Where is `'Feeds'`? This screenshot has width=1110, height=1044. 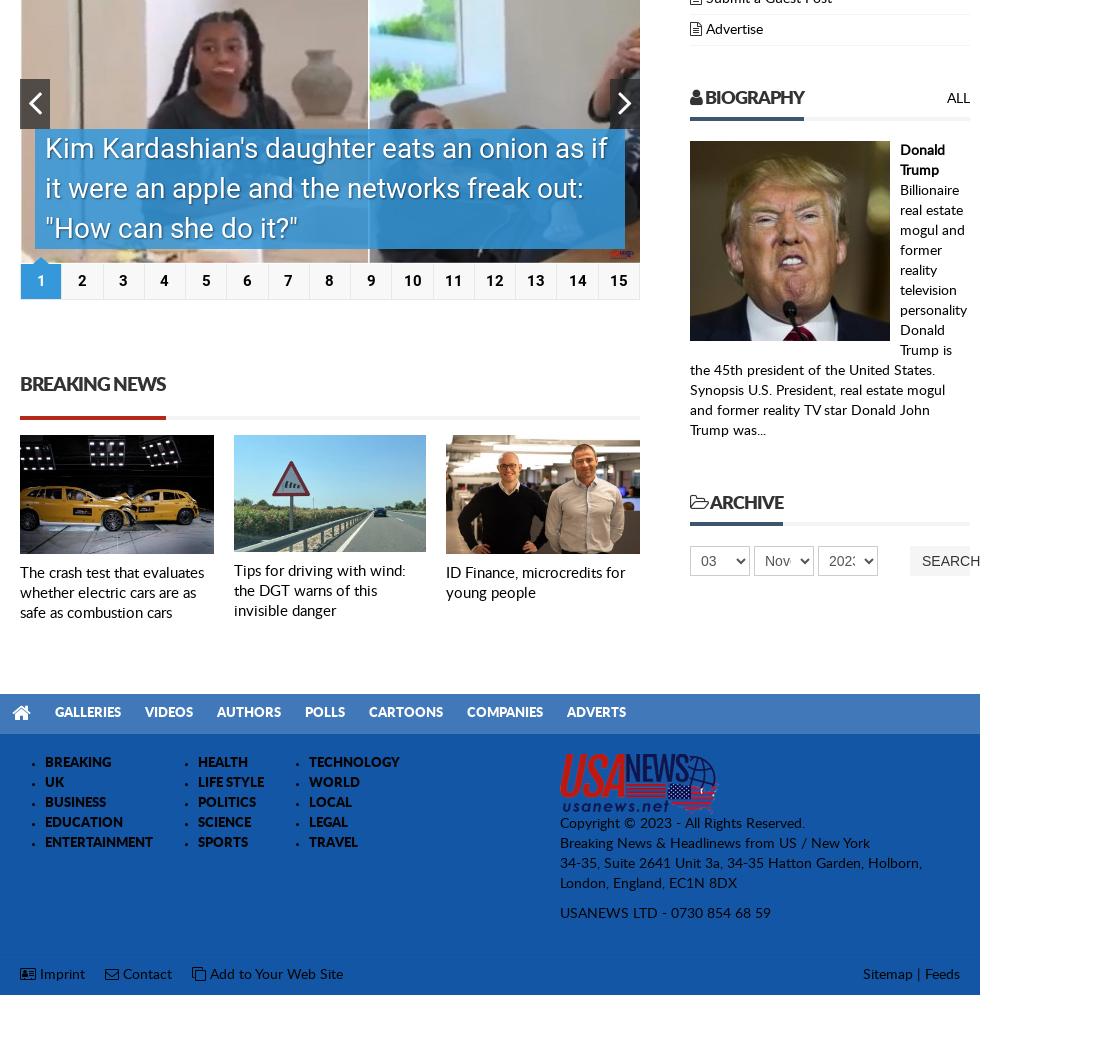
'Feeds' is located at coordinates (942, 973).